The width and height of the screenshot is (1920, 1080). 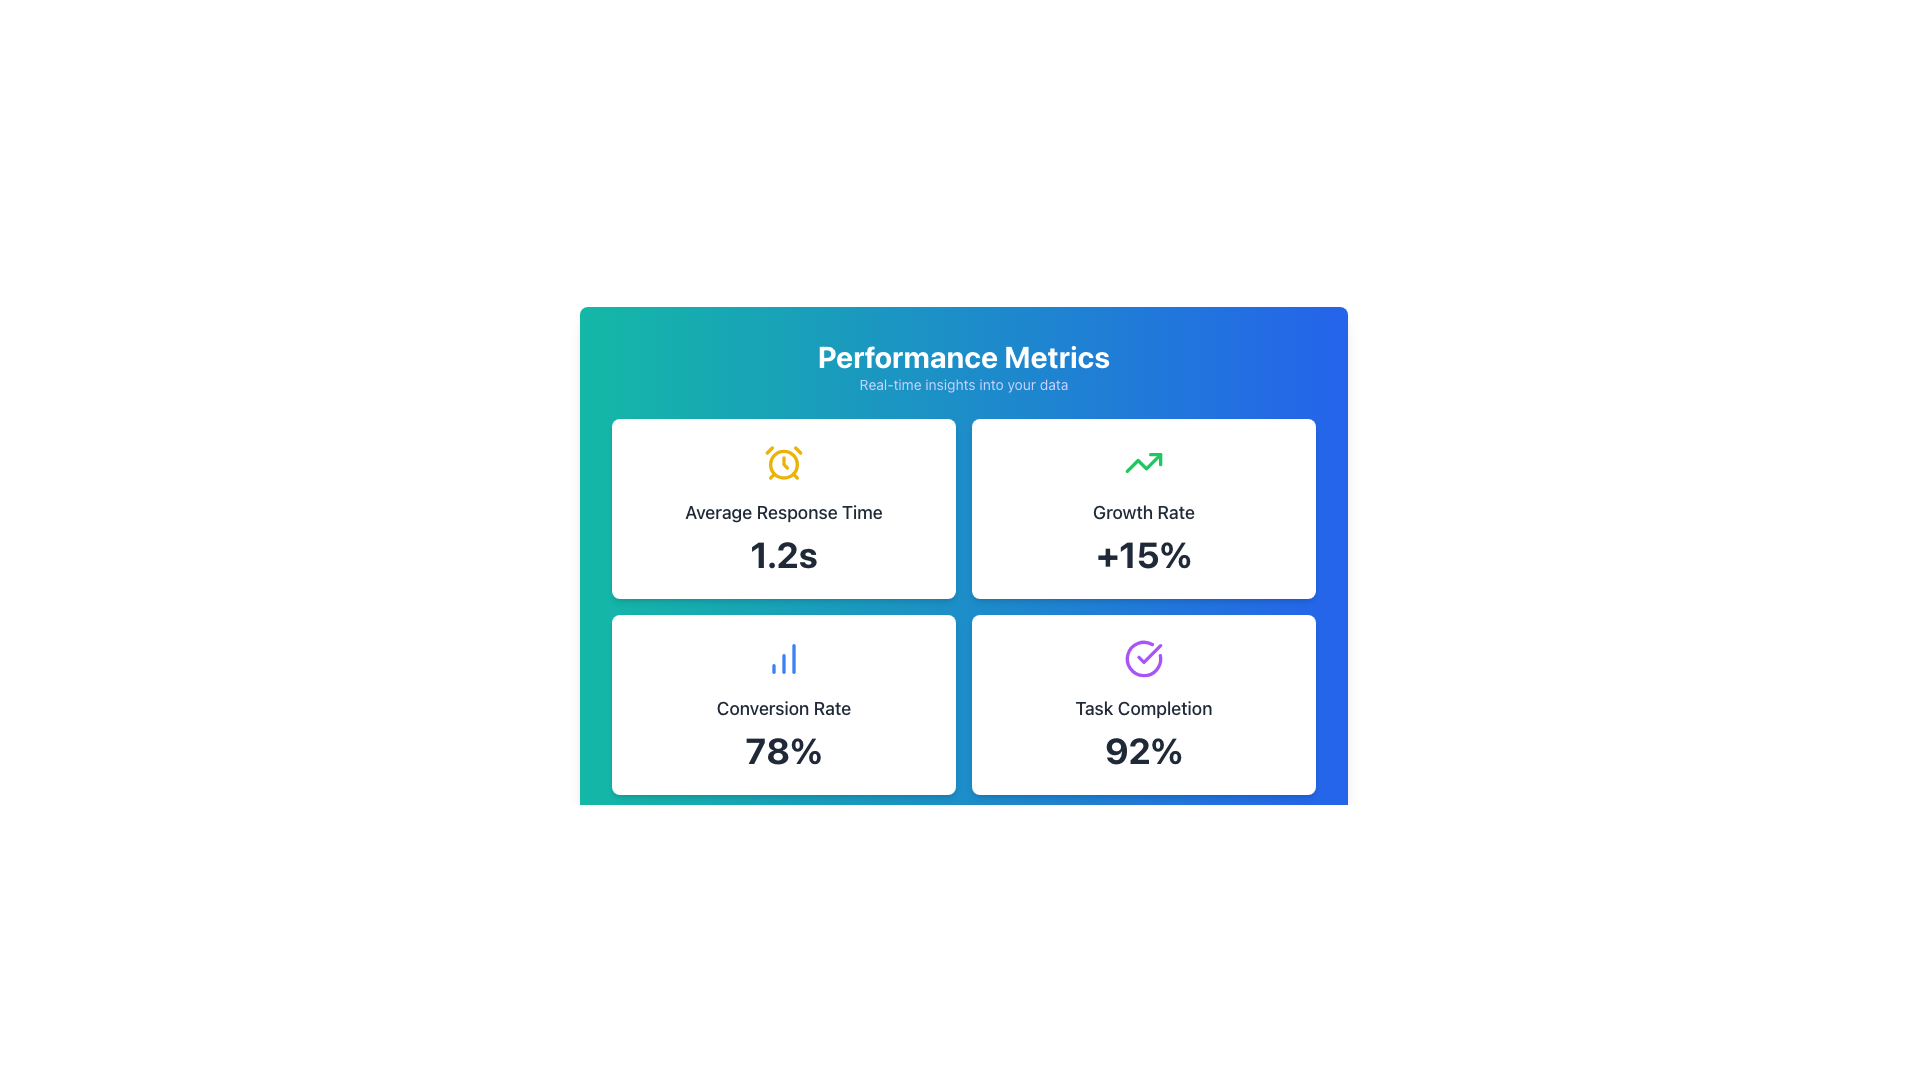 What do you see at coordinates (782, 463) in the screenshot?
I see `the central circular feature of the alarm clock icon located in the top left quadrant of the 'Average Response Time' section` at bounding box center [782, 463].